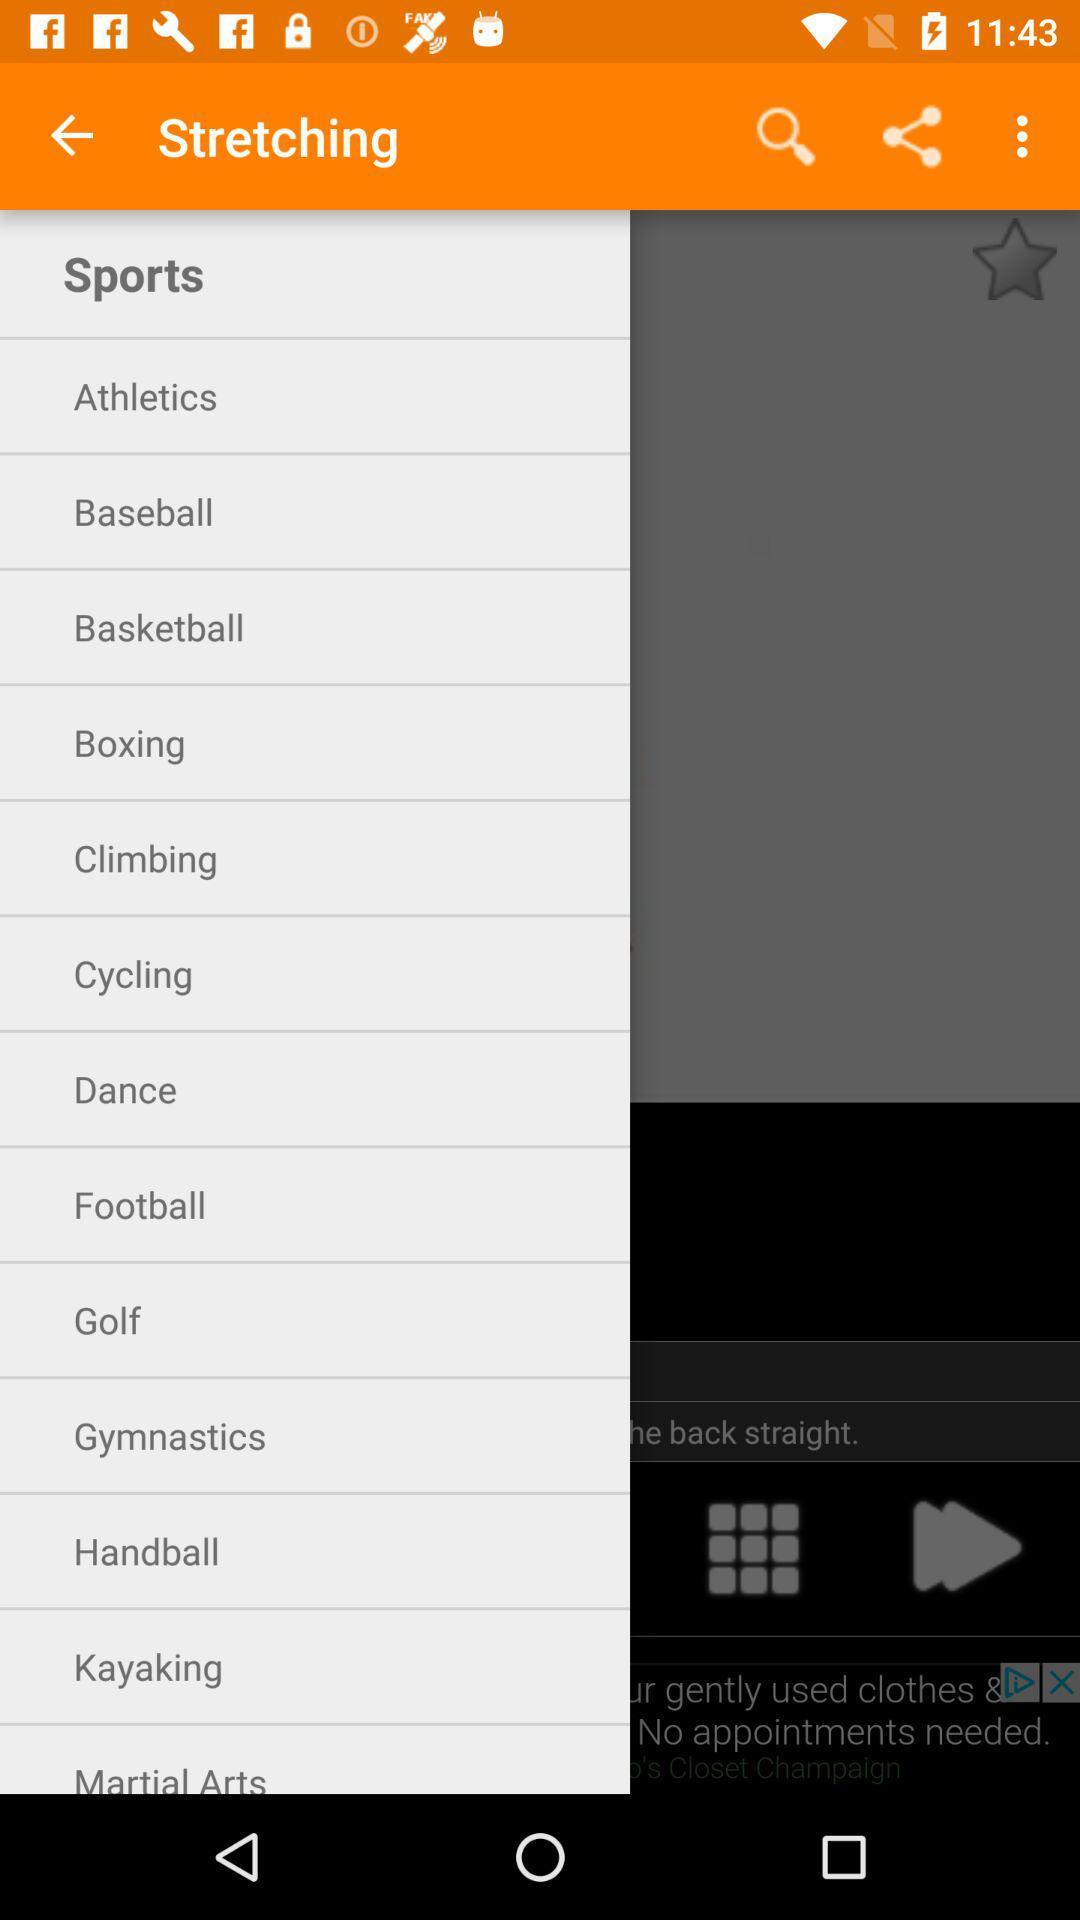 This screenshot has width=1080, height=1920. I want to click on the arrow_forward icon, so click(964, 1547).